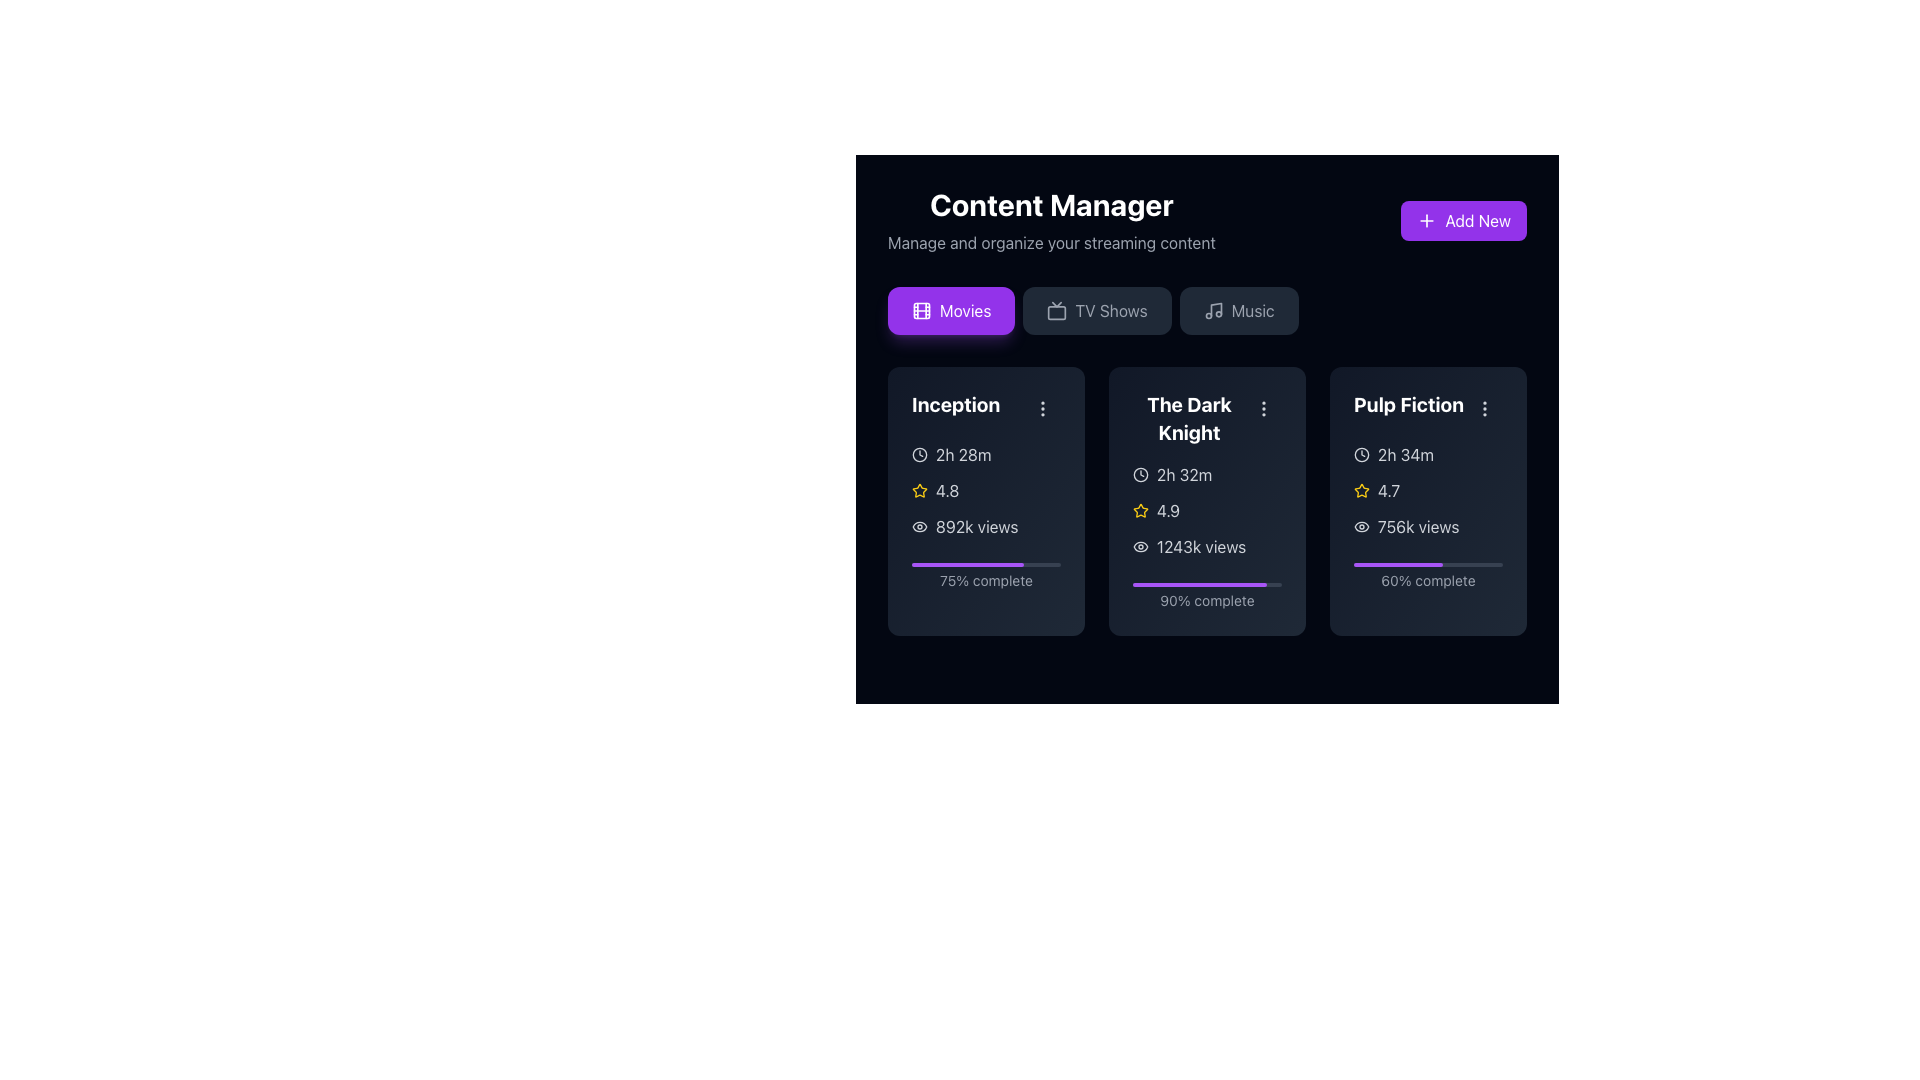 This screenshot has height=1080, width=1920. Describe the element at coordinates (919, 455) in the screenshot. I see `the small circular clock icon with a dark background and light-colored strokes, located to the left of the '2h 28m' text in the 'Inception' card` at that location.